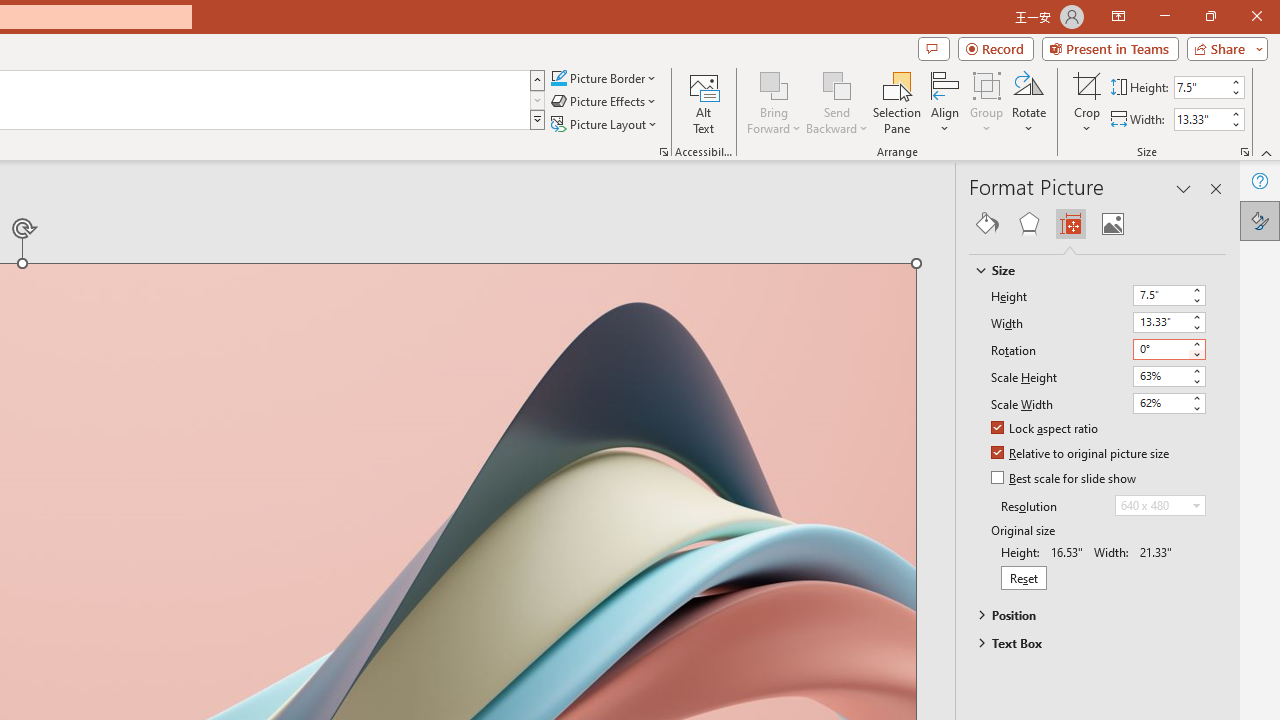 This screenshot has width=1280, height=720. Describe the element at coordinates (896, 103) in the screenshot. I see `'Selection Pane...'` at that location.